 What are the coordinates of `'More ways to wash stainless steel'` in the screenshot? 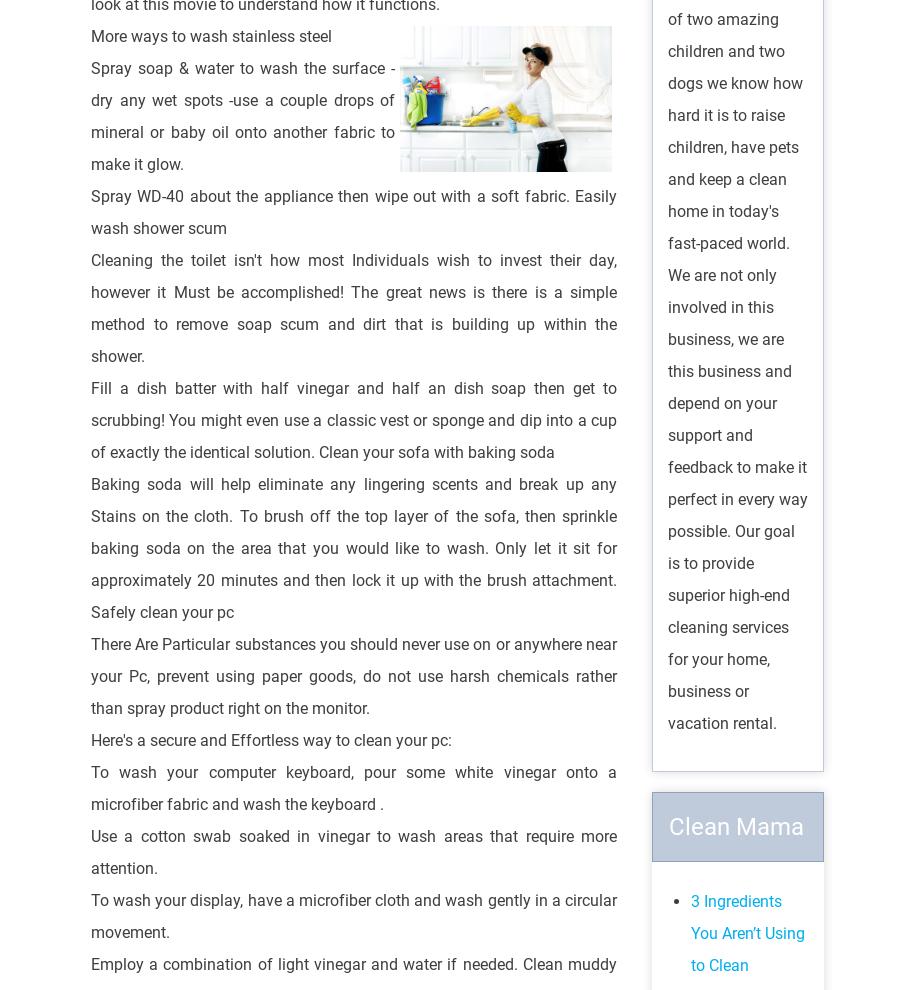 It's located at (89, 34).